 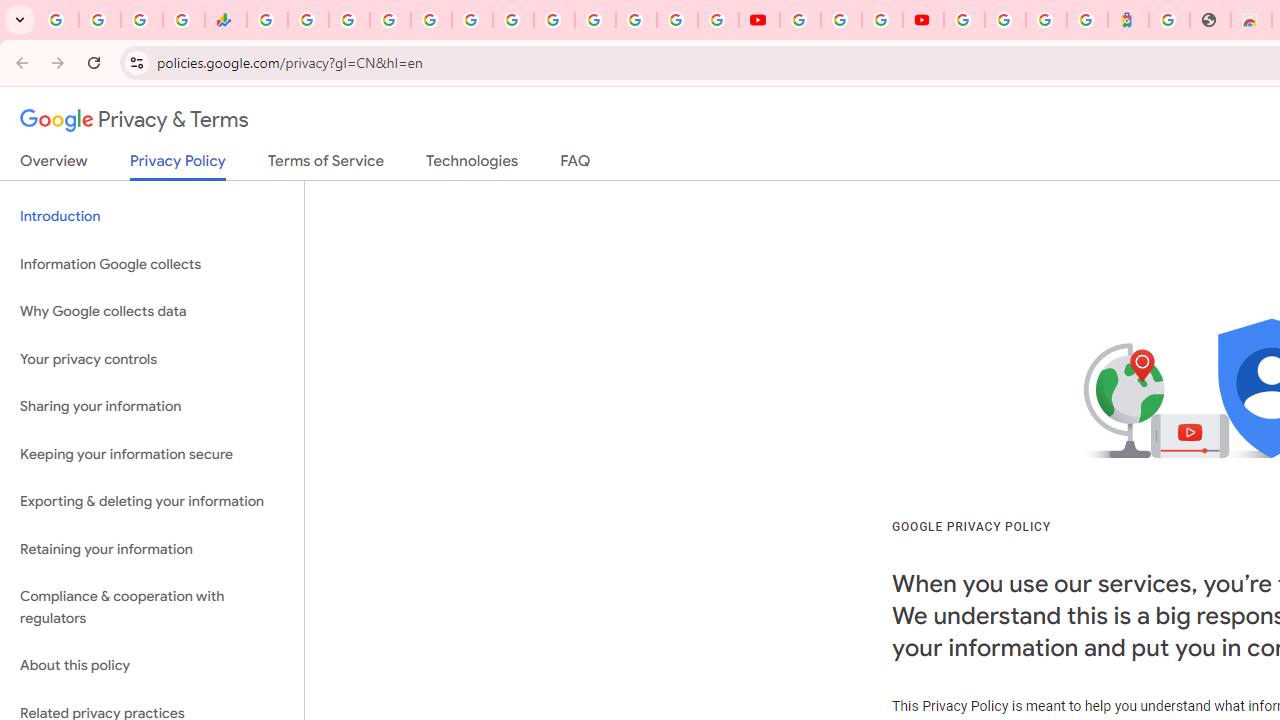 I want to click on 'Privacy & Terms', so click(x=134, y=120).